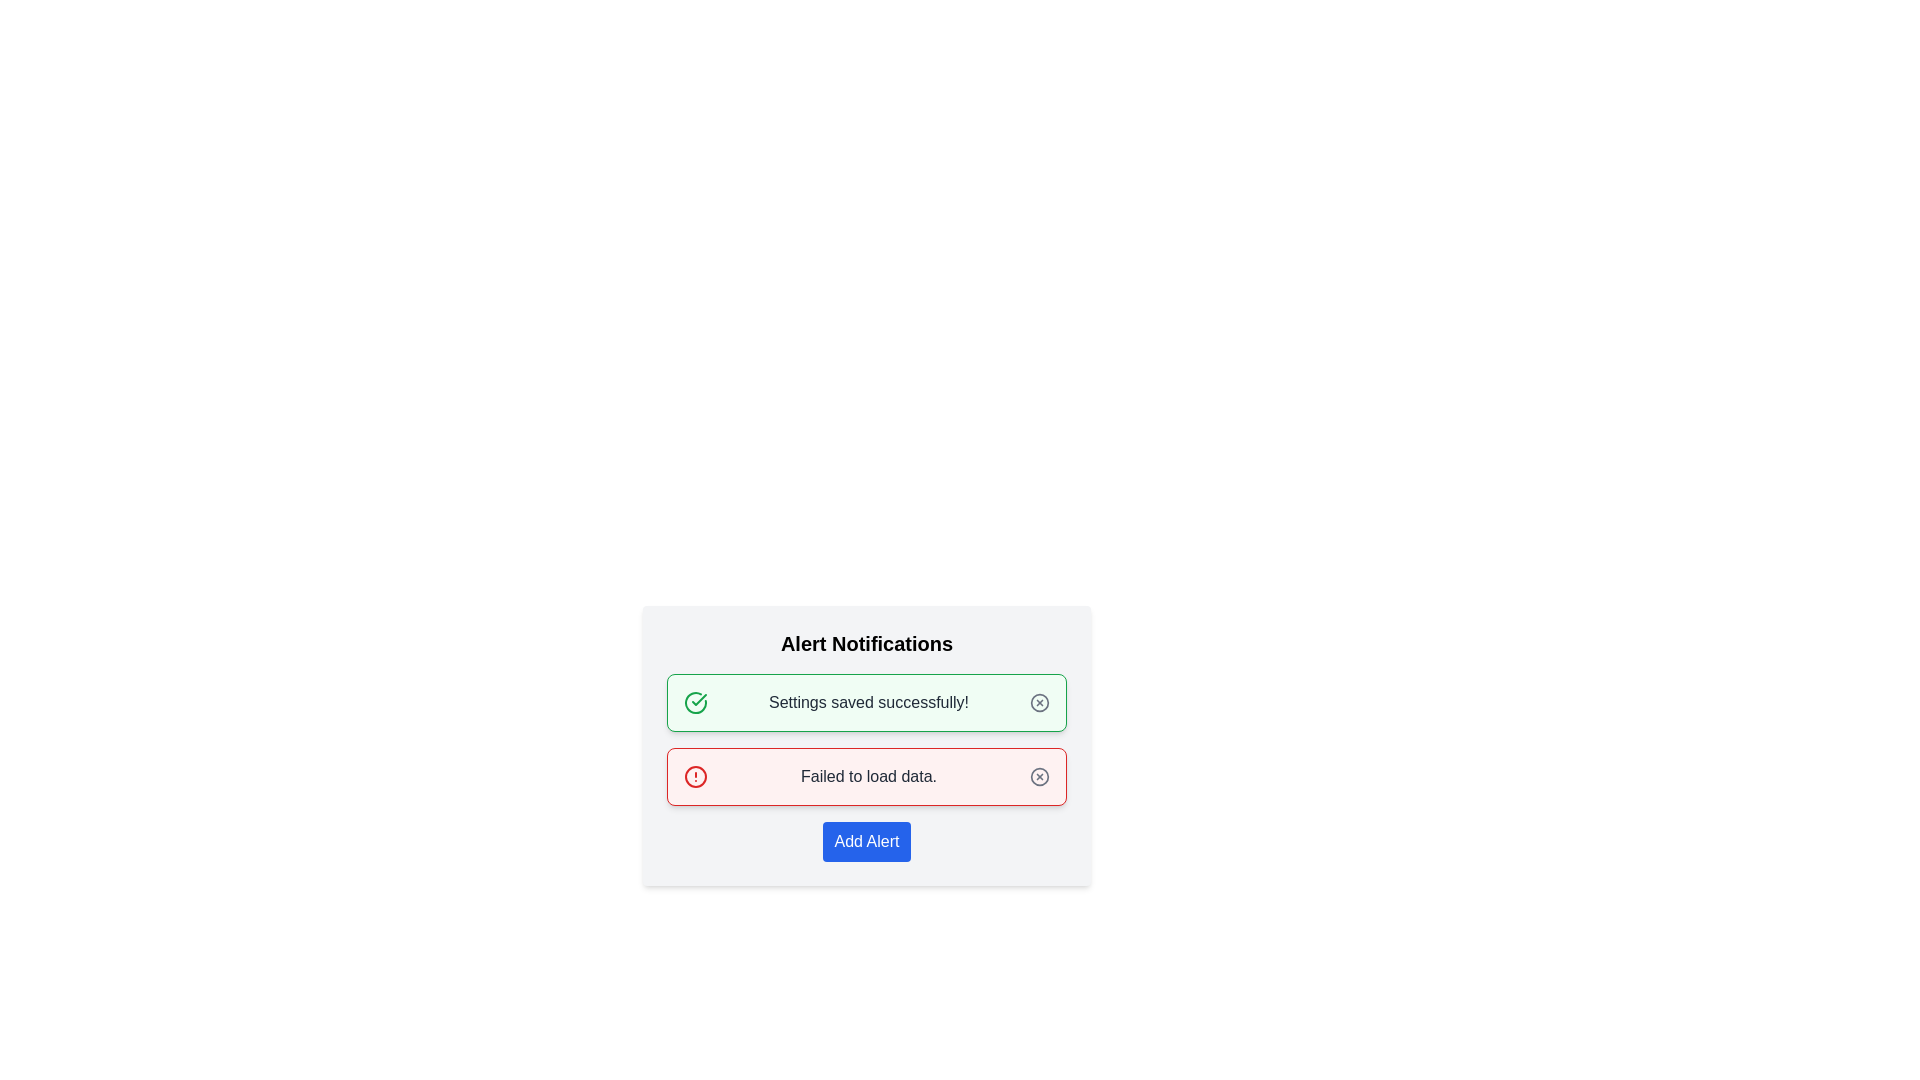 The height and width of the screenshot is (1080, 1920). I want to click on the small circular button with a red border and an 'X' icon inside, so click(1040, 775).